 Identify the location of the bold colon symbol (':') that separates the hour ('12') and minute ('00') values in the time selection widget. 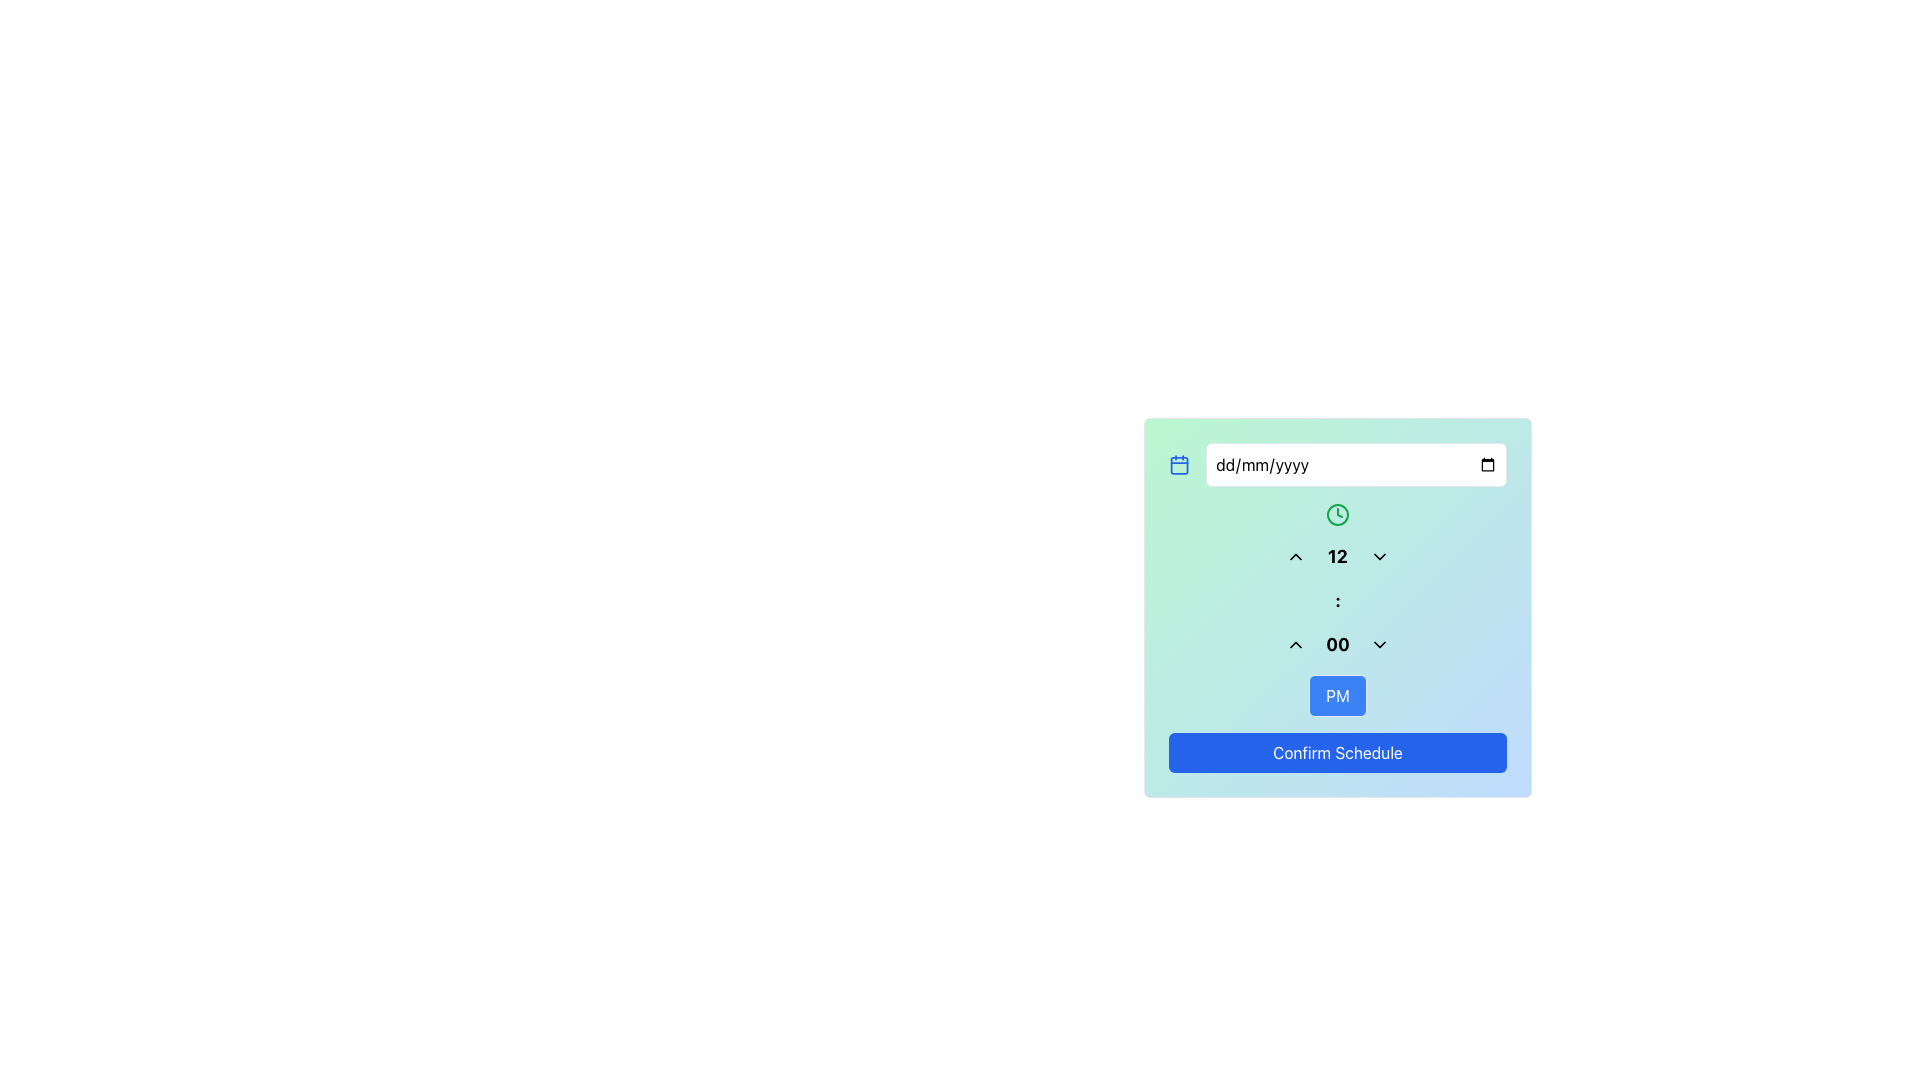
(1338, 600).